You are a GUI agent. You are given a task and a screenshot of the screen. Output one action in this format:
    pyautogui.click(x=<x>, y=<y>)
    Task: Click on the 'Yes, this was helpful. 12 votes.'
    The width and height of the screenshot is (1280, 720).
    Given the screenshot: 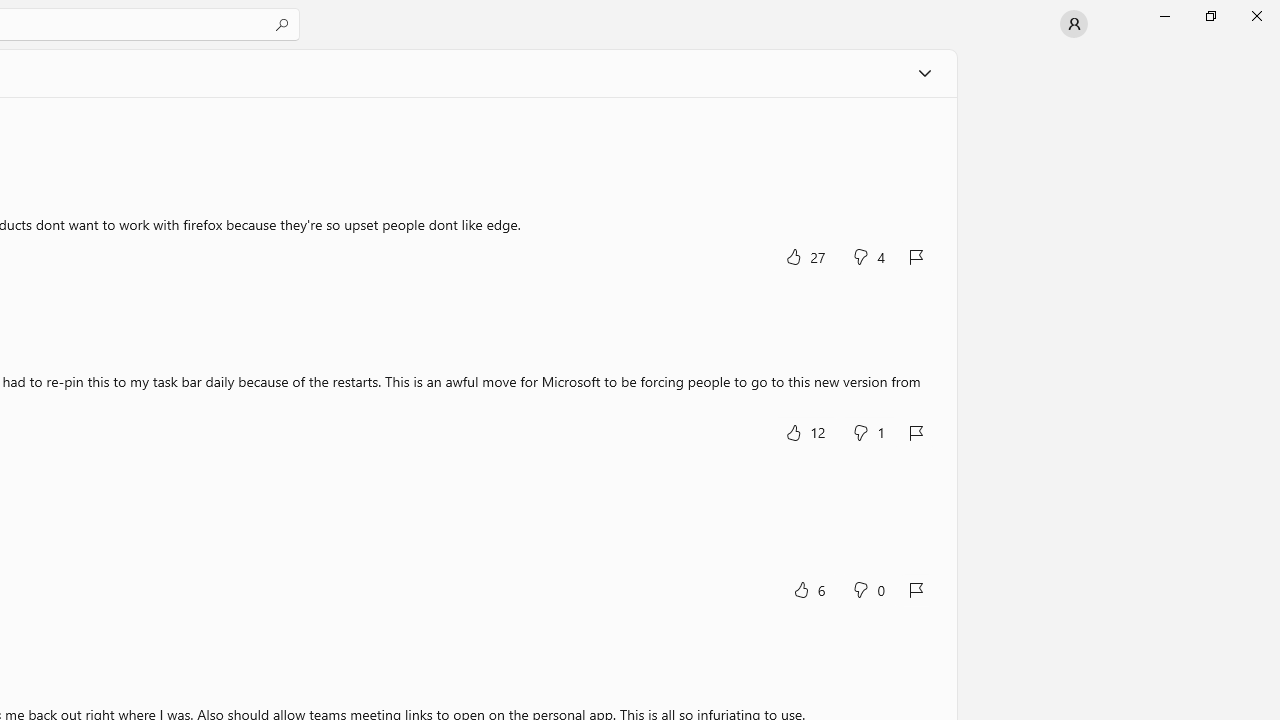 What is the action you would take?
    pyautogui.click(x=805, y=431)
    